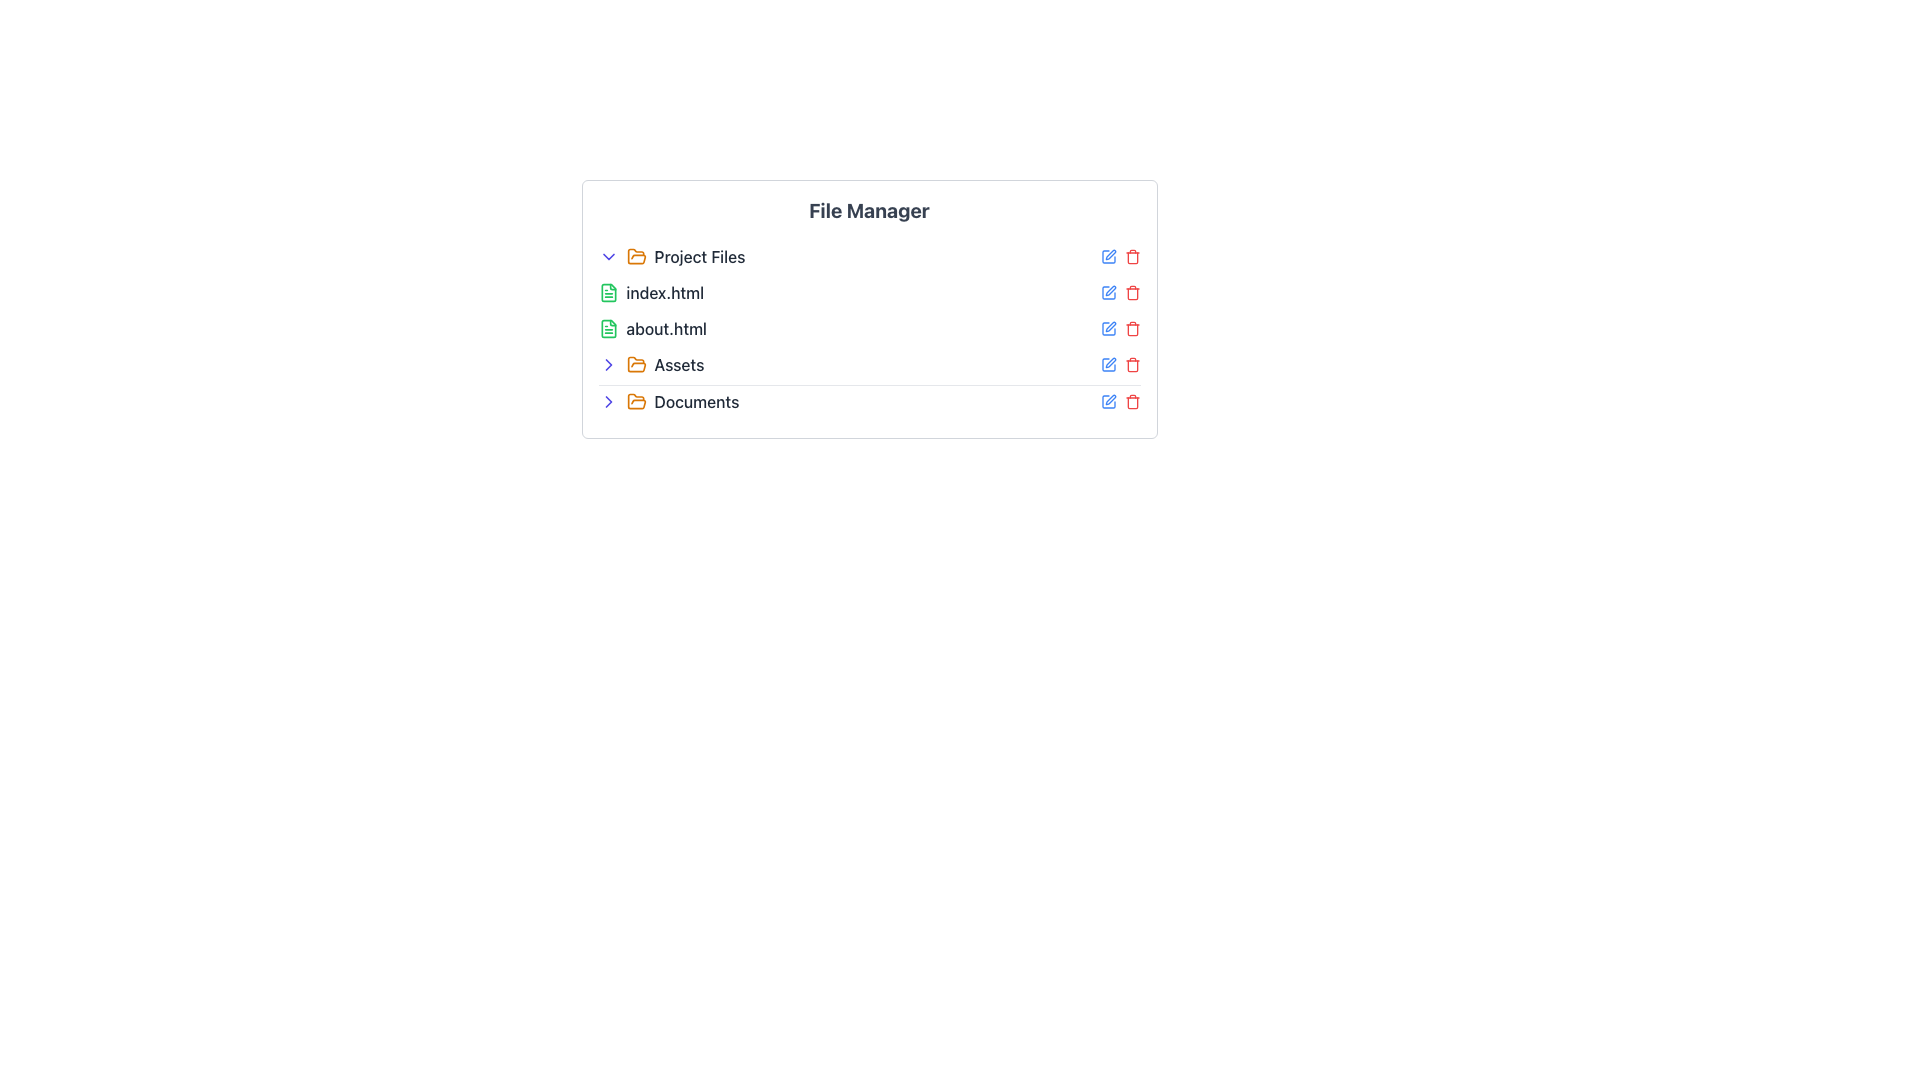 This screenshot has width=1920, height=1080. Describe the element at coordinates (1132, 293) in the screenshot. I see `the red trash icon button, which signifies a delete action, located at the far right of the file item` at that location.